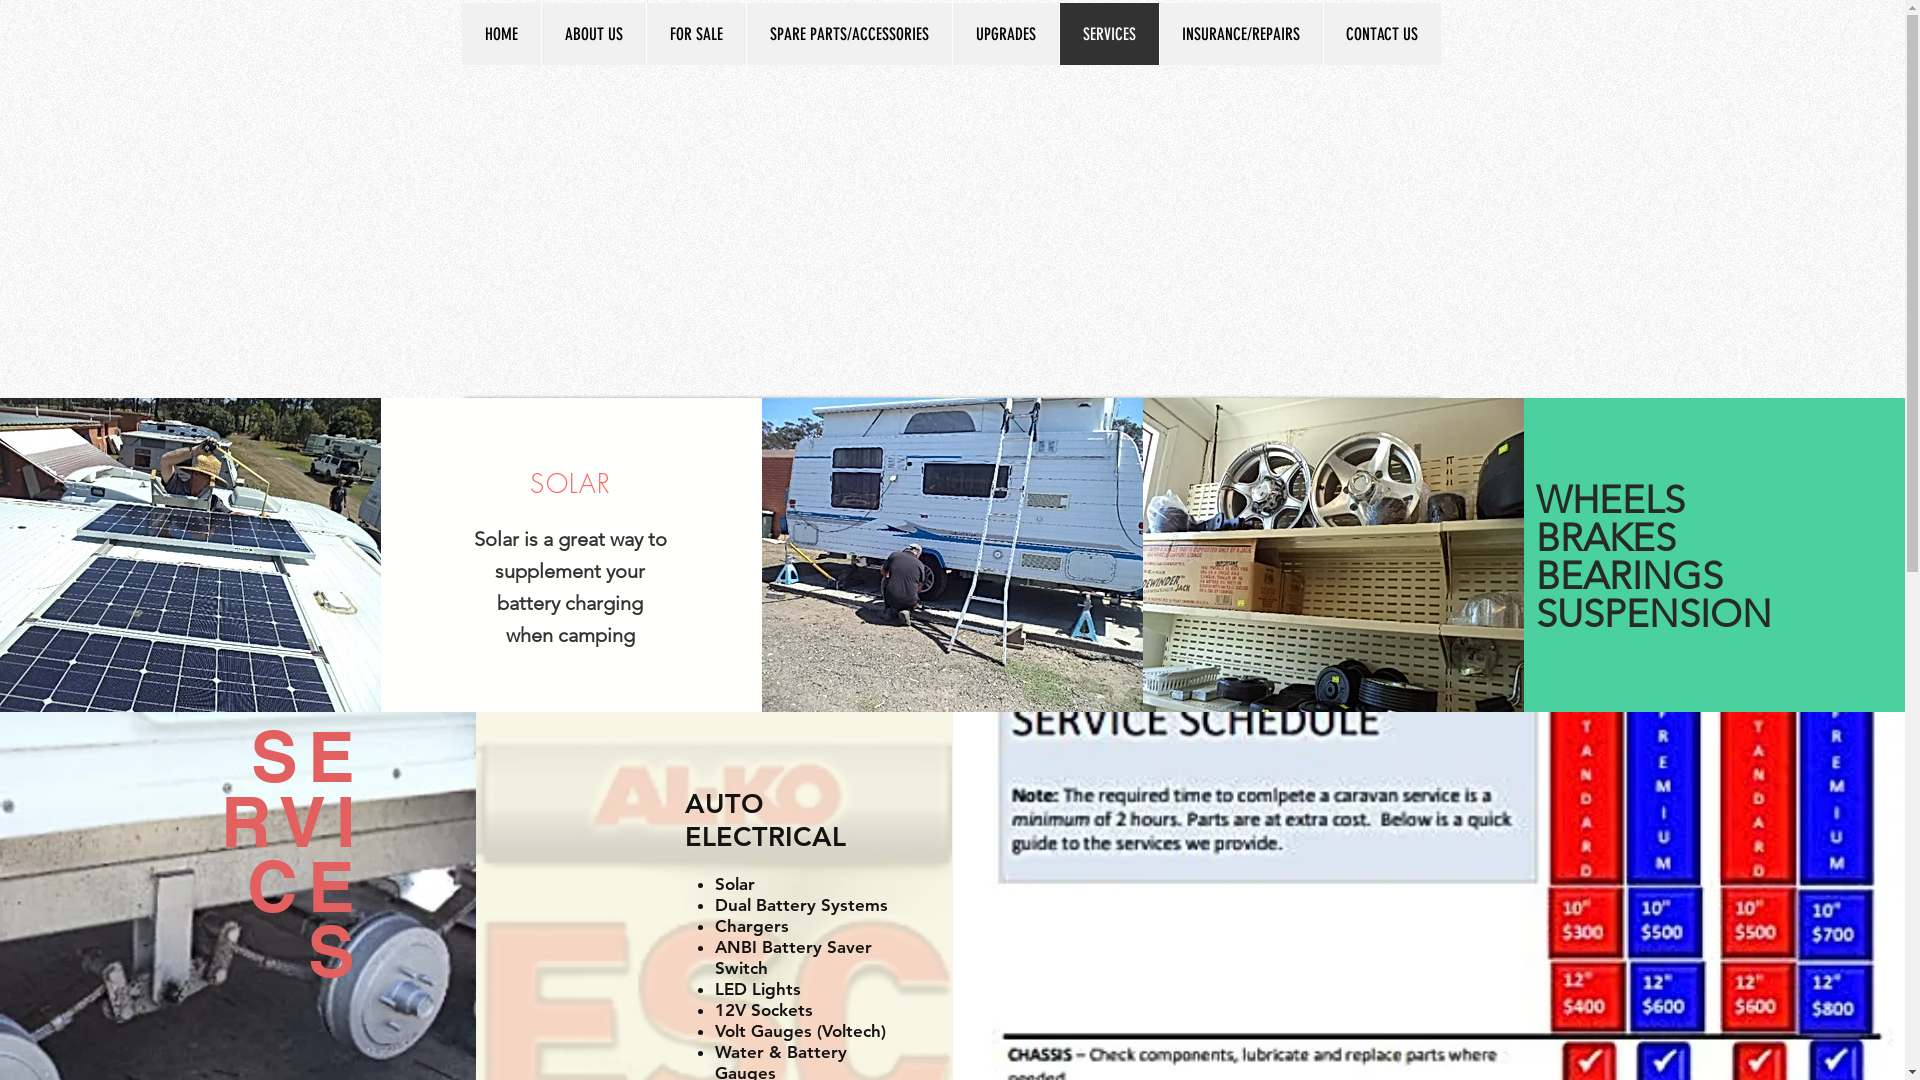 This screenshot has height=1080, width=1920. I want to click on 'FOR SALE', so click(696, 34).